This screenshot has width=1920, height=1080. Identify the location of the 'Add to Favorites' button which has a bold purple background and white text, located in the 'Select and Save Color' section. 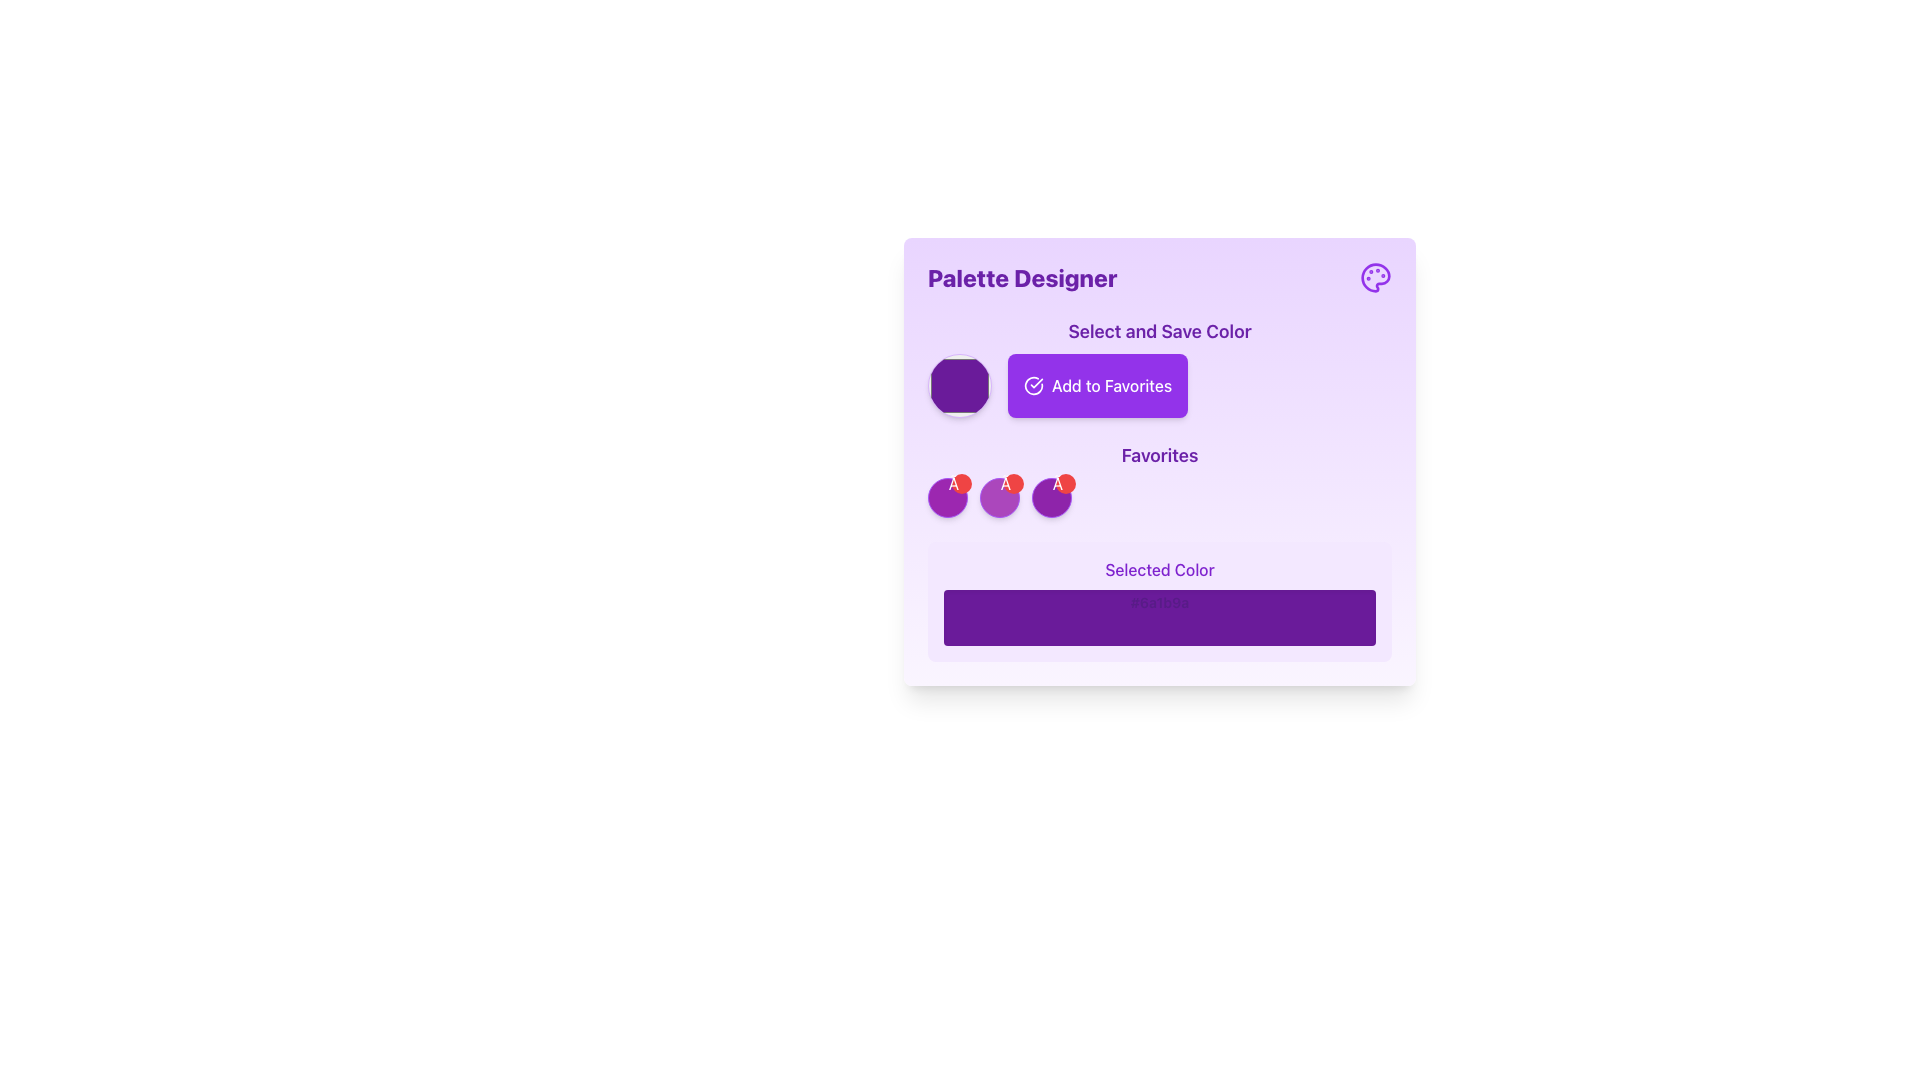
(1097, 385).